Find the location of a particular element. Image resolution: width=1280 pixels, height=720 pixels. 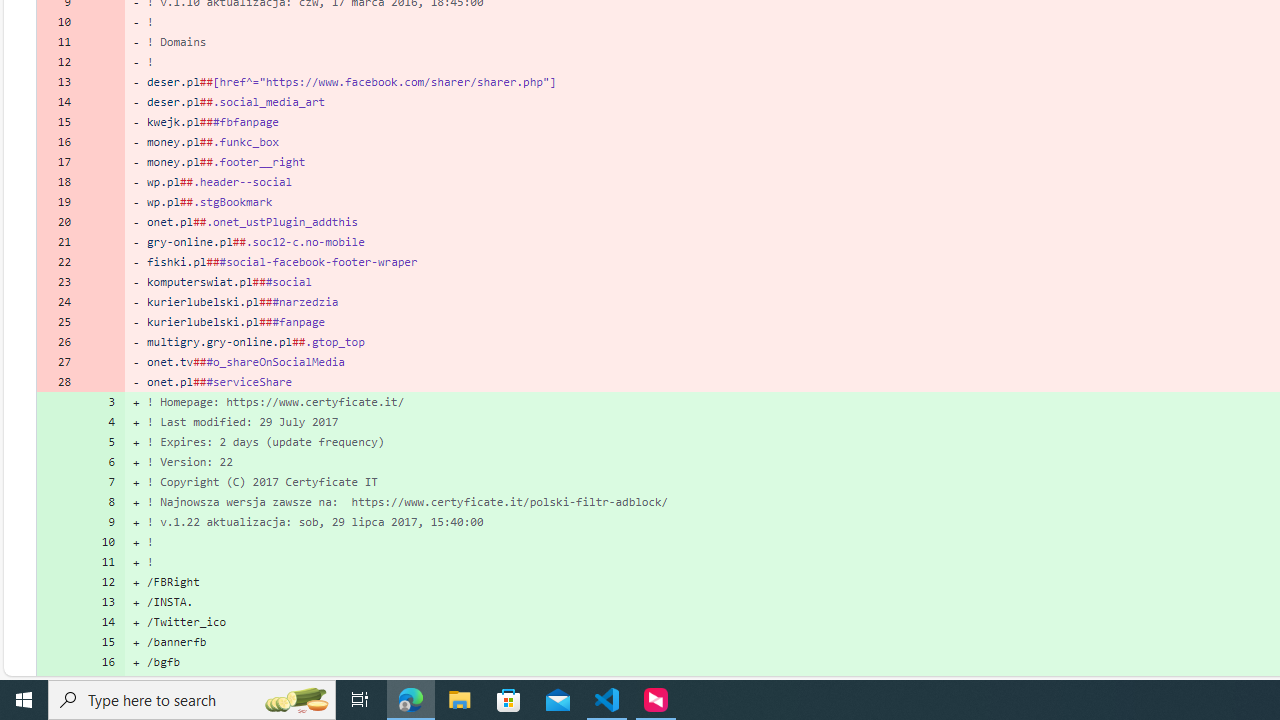

'12' is located at coordinates (102, 581).